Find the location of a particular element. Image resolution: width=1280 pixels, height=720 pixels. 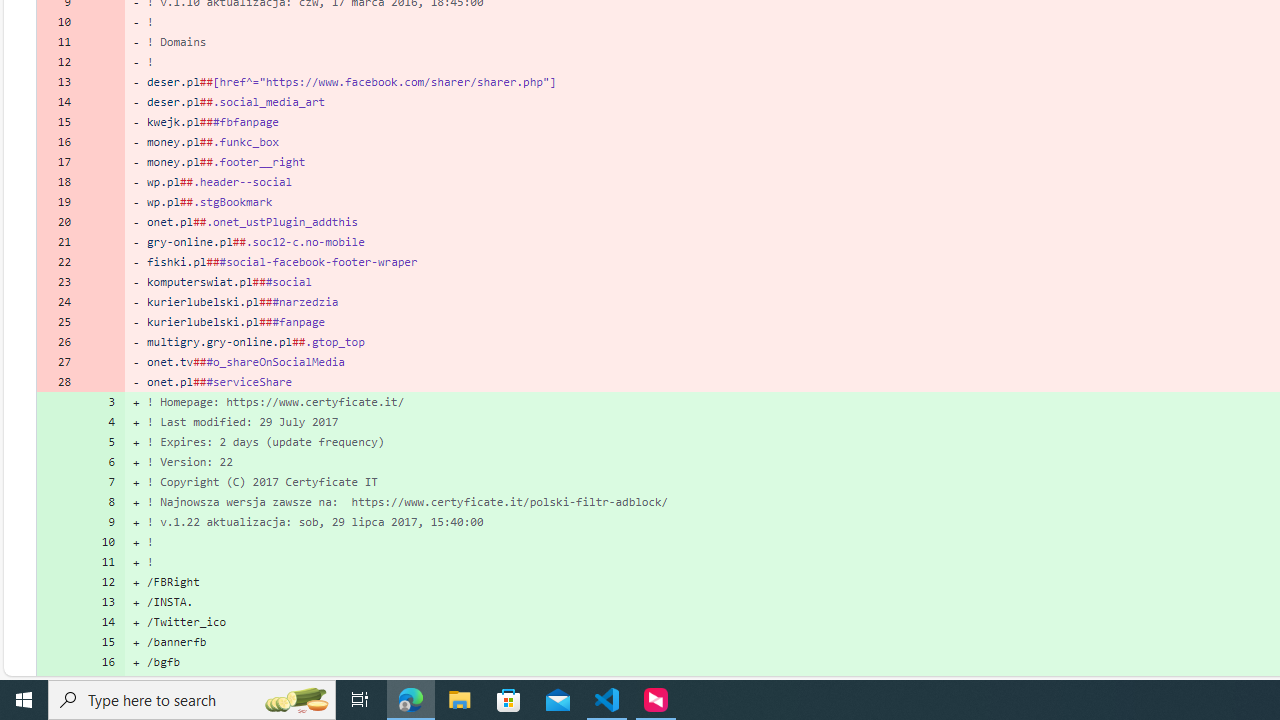

'12' is located at coordinates (102, 581).